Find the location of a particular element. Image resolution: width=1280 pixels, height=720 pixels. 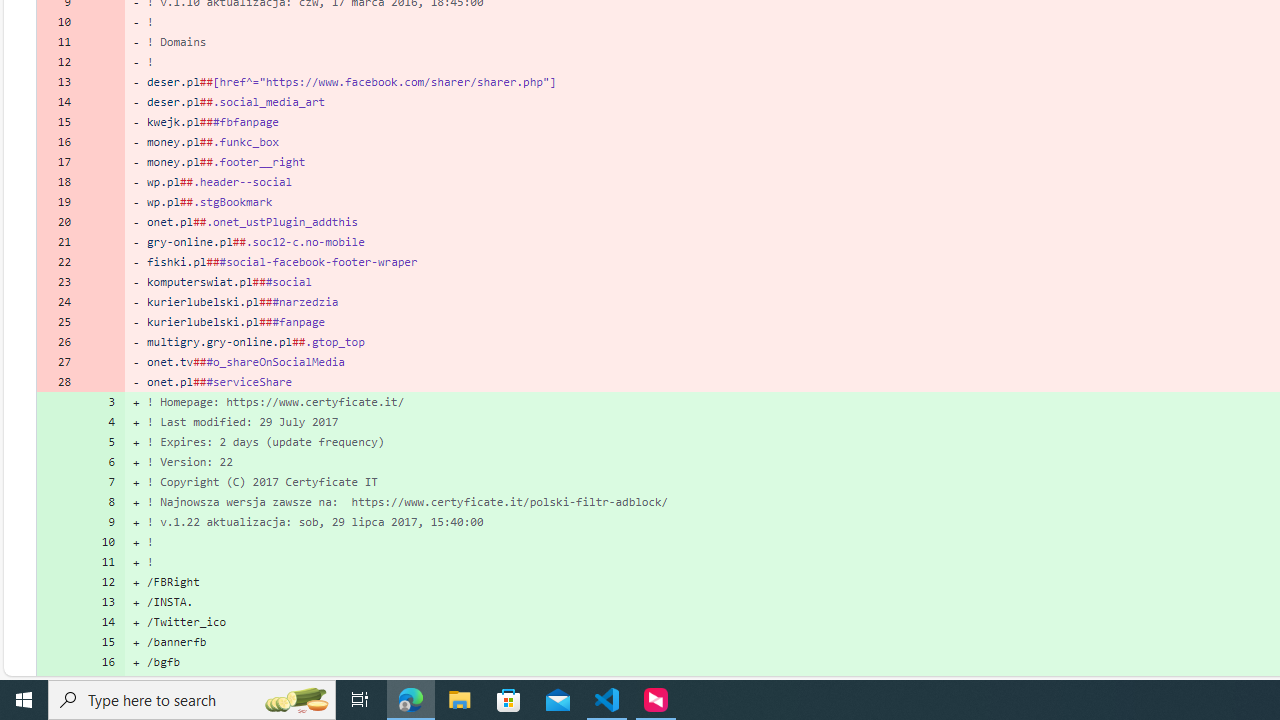

'12' is located at coordinates (102, 581).